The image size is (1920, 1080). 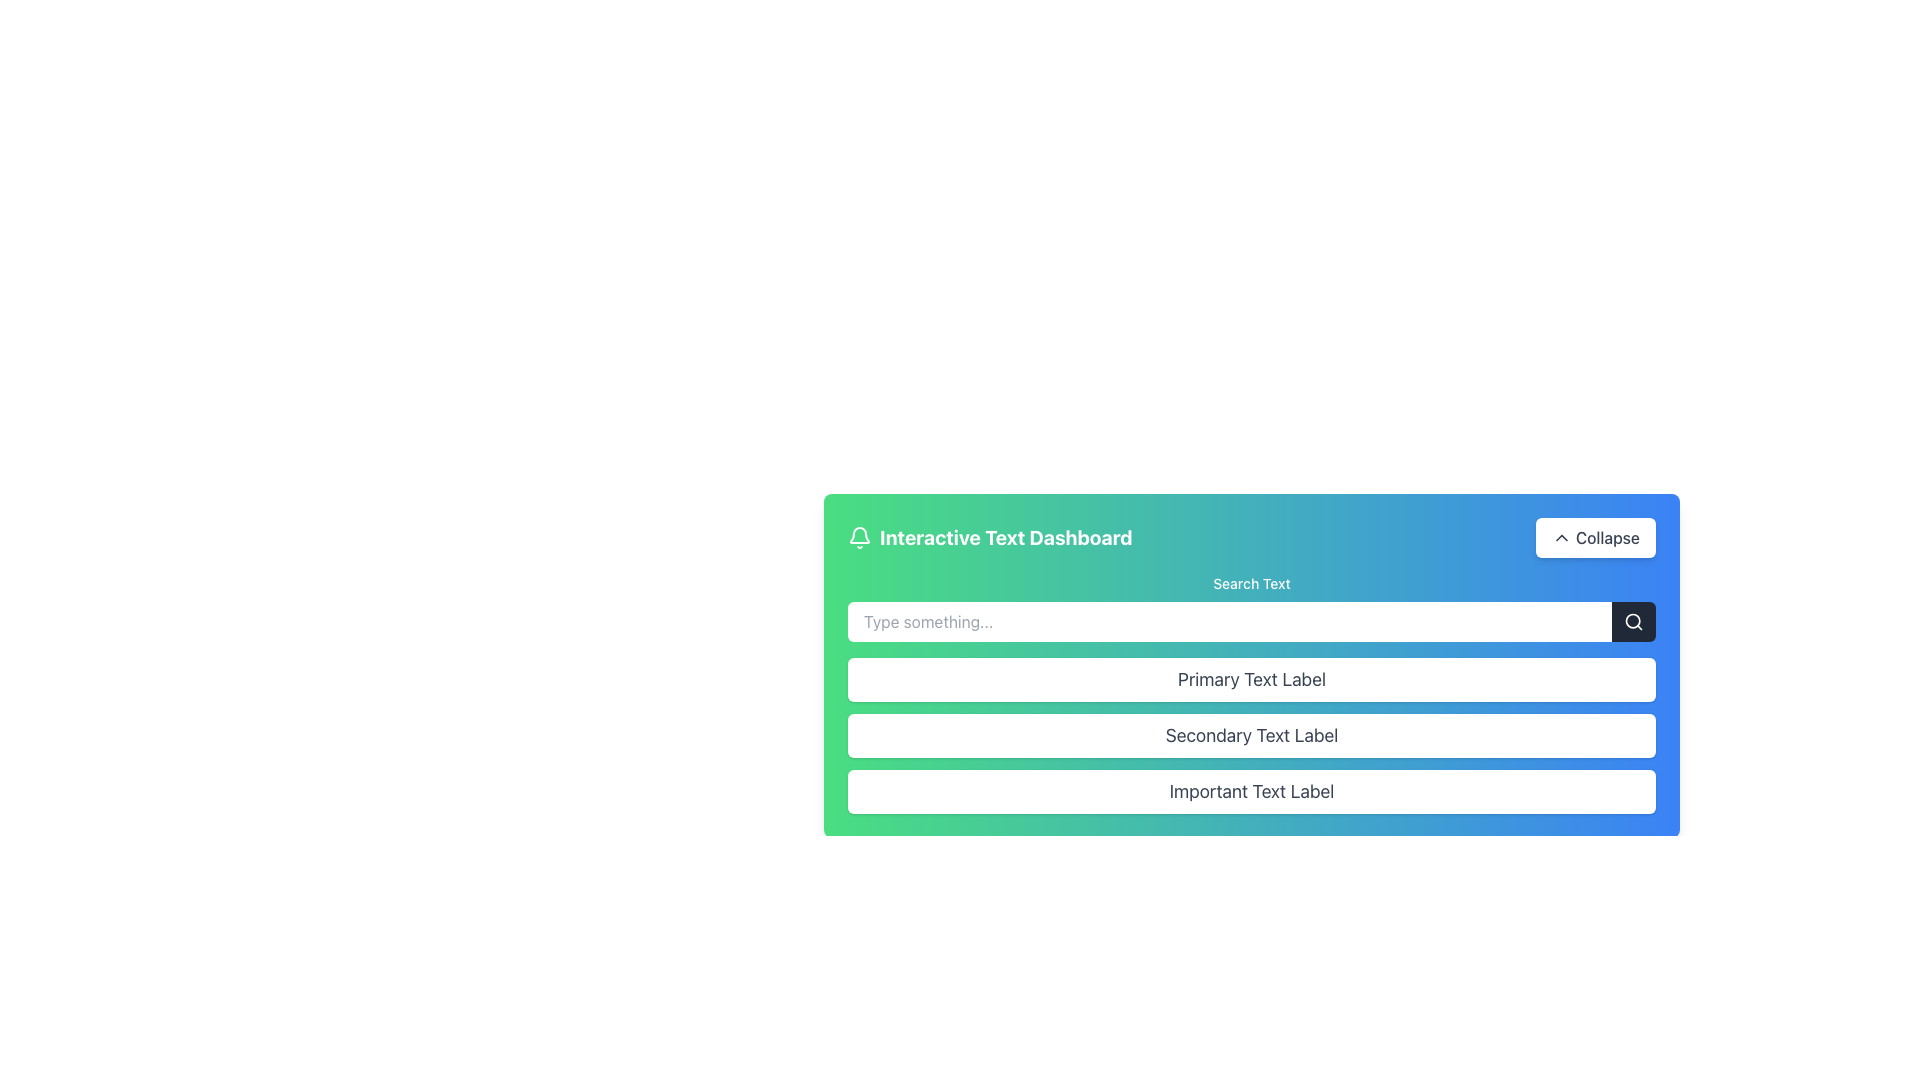 What do you see at coordinates (1006, 536) in the screenshot?
I see `'Interactive Text Dashboard' label which is a bold, white text element located towards the upper-left section of the interface, aligned with the 'Search Text' label` at bounding box center [1006, 536].